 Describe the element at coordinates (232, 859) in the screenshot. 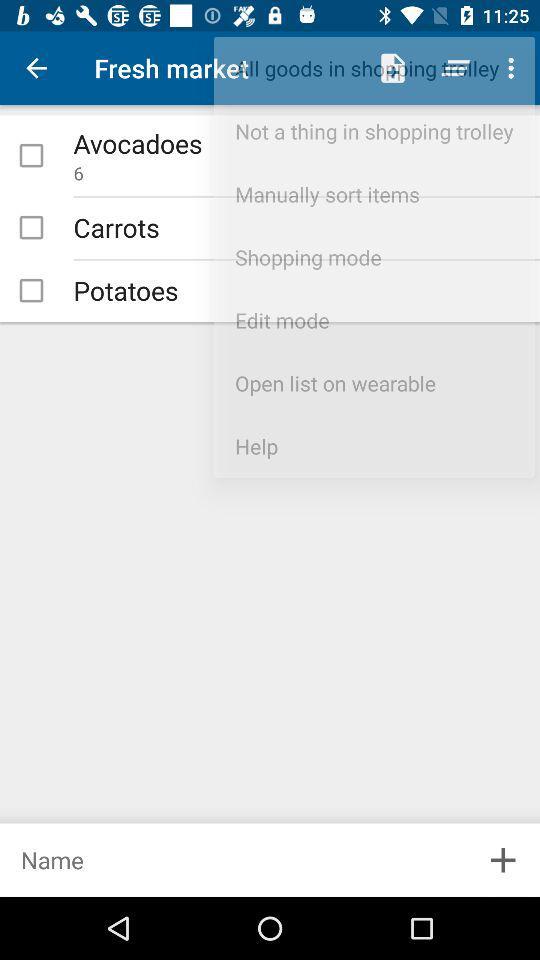

I see `advertisement page` at that location.